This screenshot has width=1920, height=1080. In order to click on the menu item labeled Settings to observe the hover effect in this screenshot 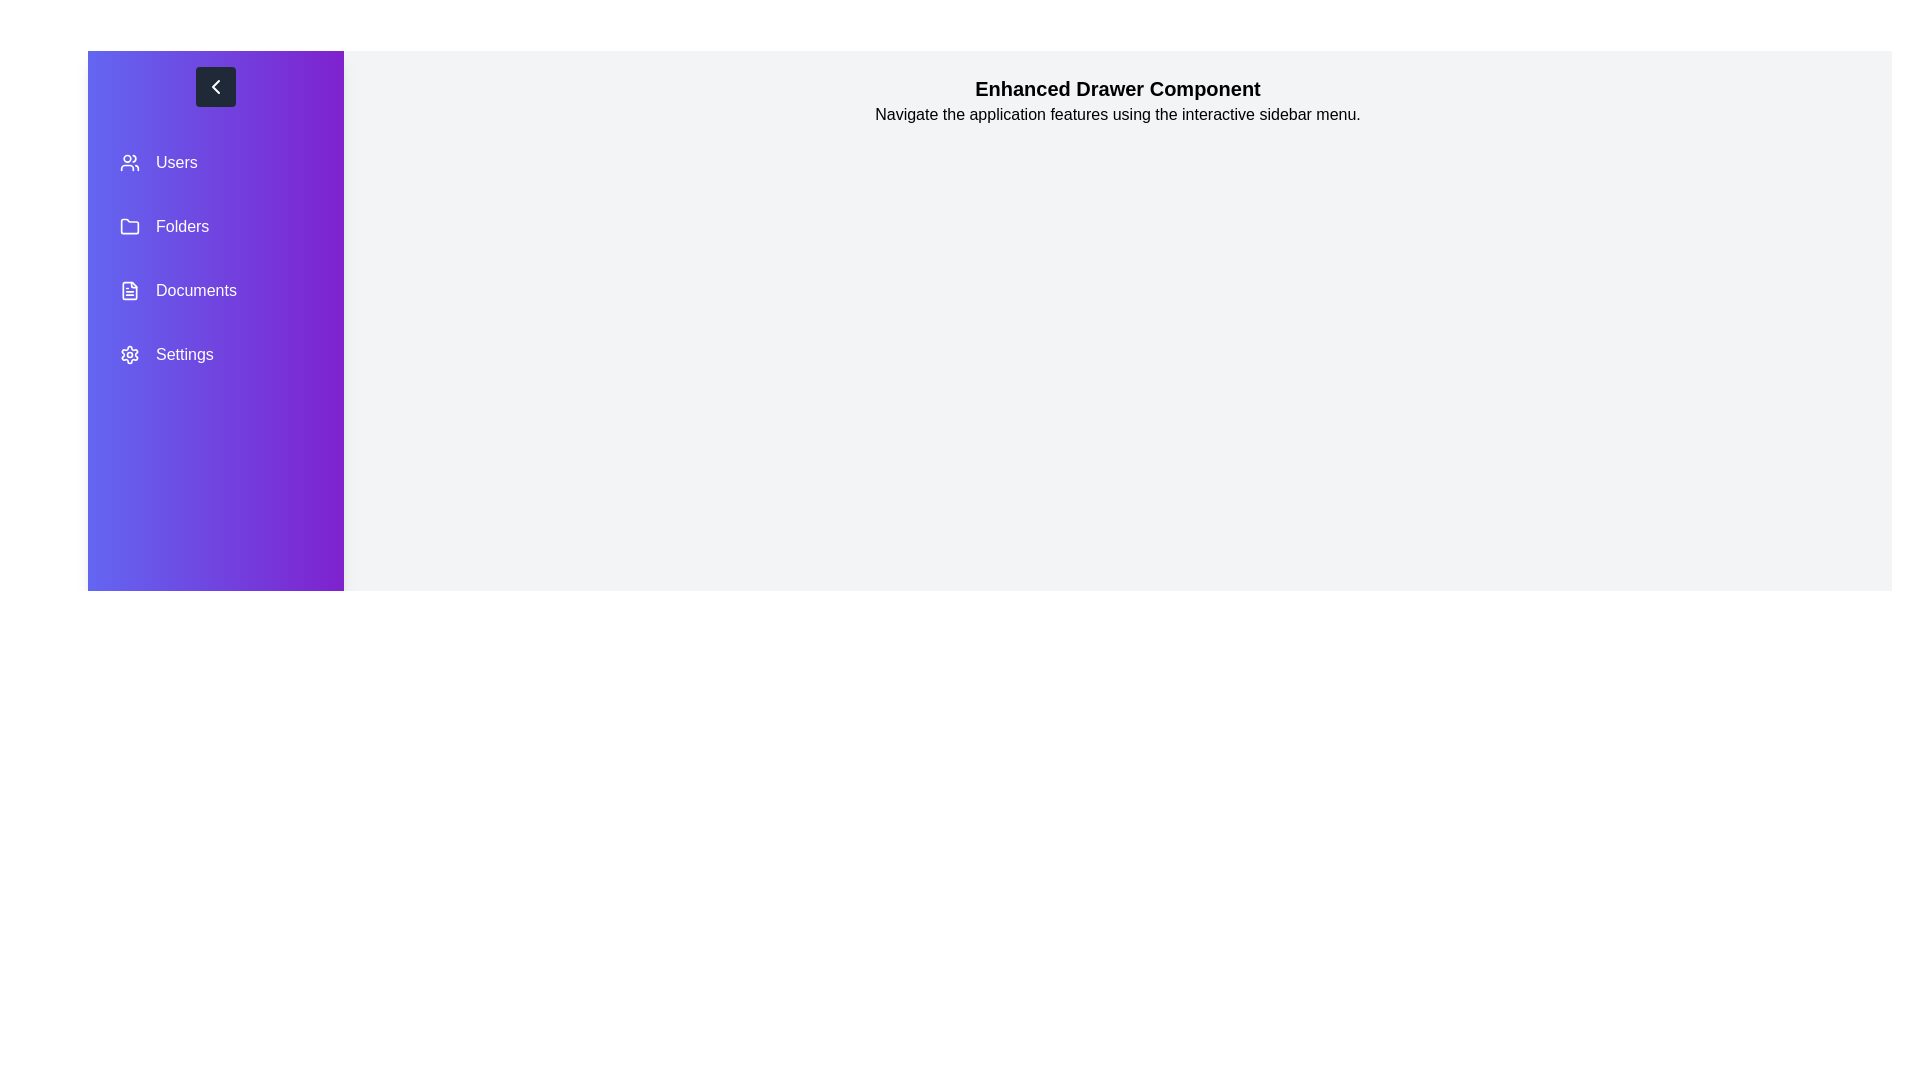, I will do `click(216, 353)`.